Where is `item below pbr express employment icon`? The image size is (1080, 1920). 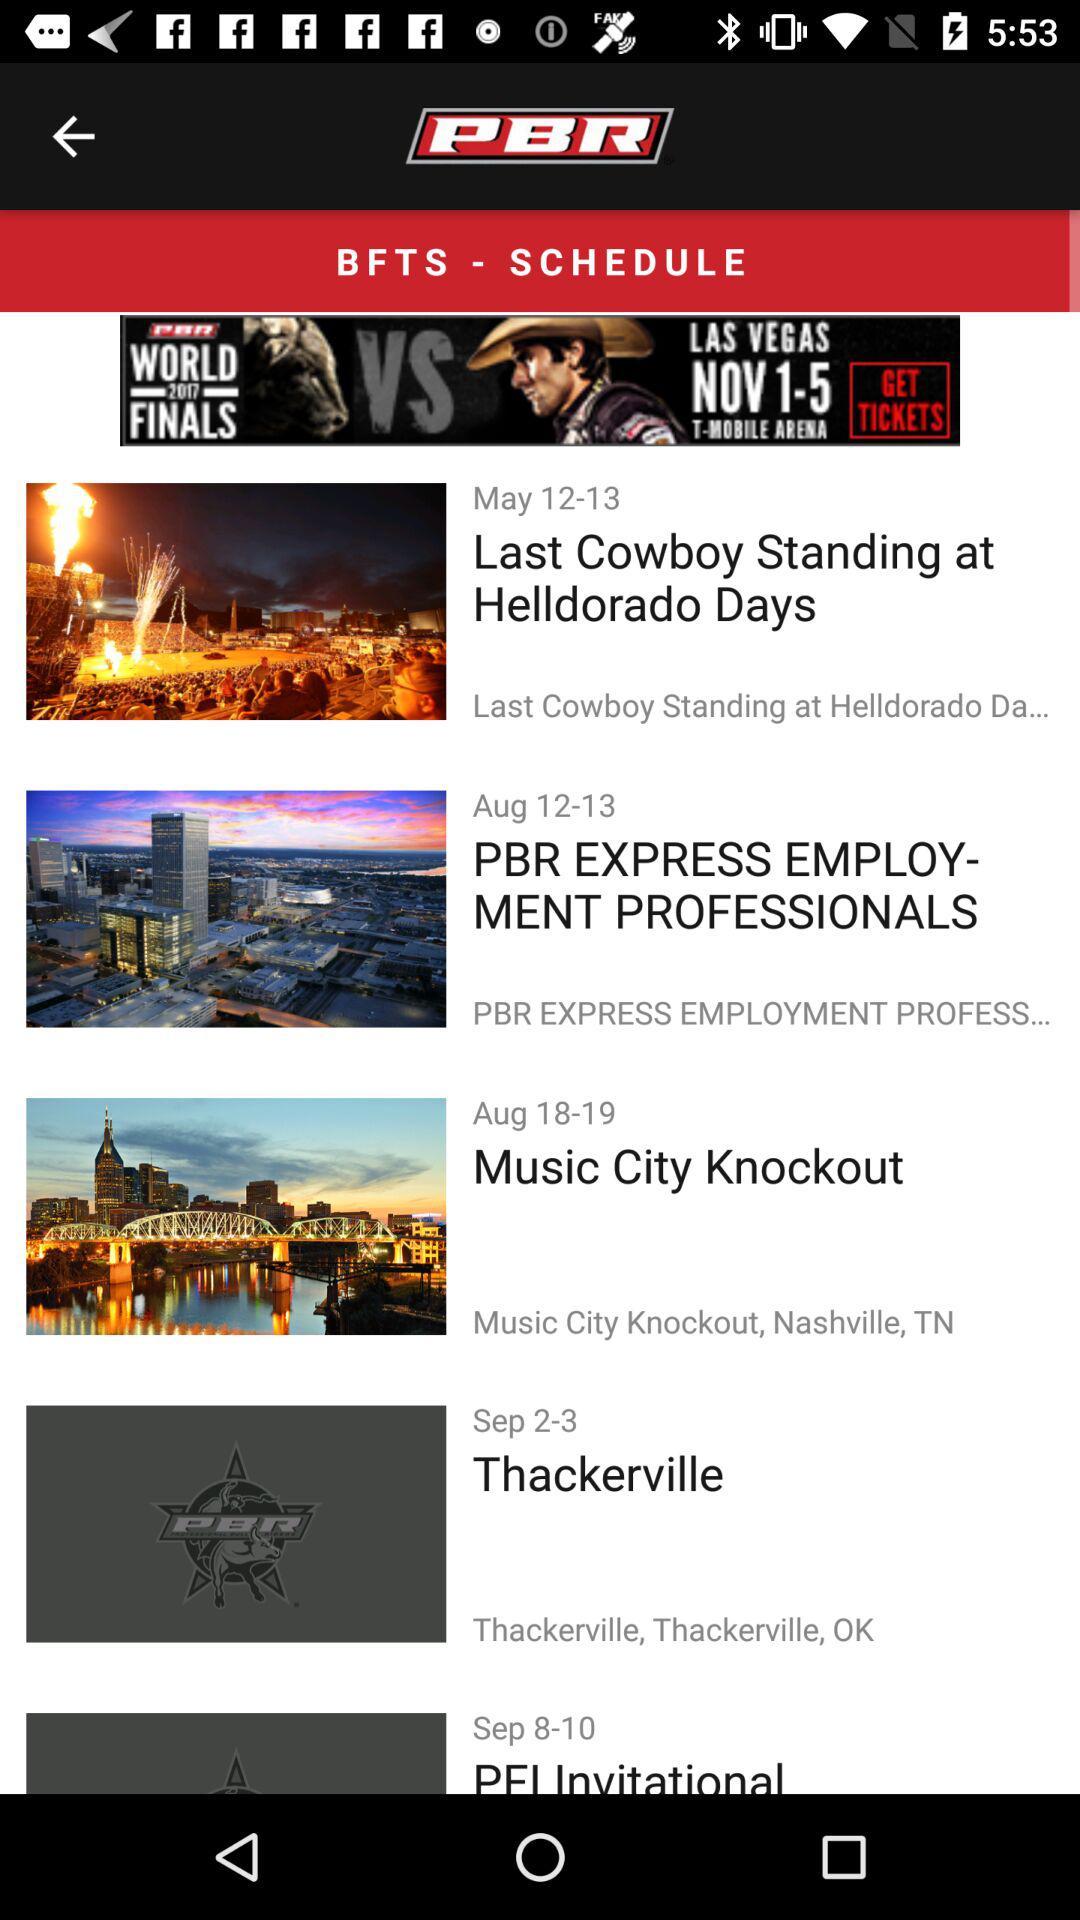
item below pbr express employment icon is located at coordinates (548, 1110).